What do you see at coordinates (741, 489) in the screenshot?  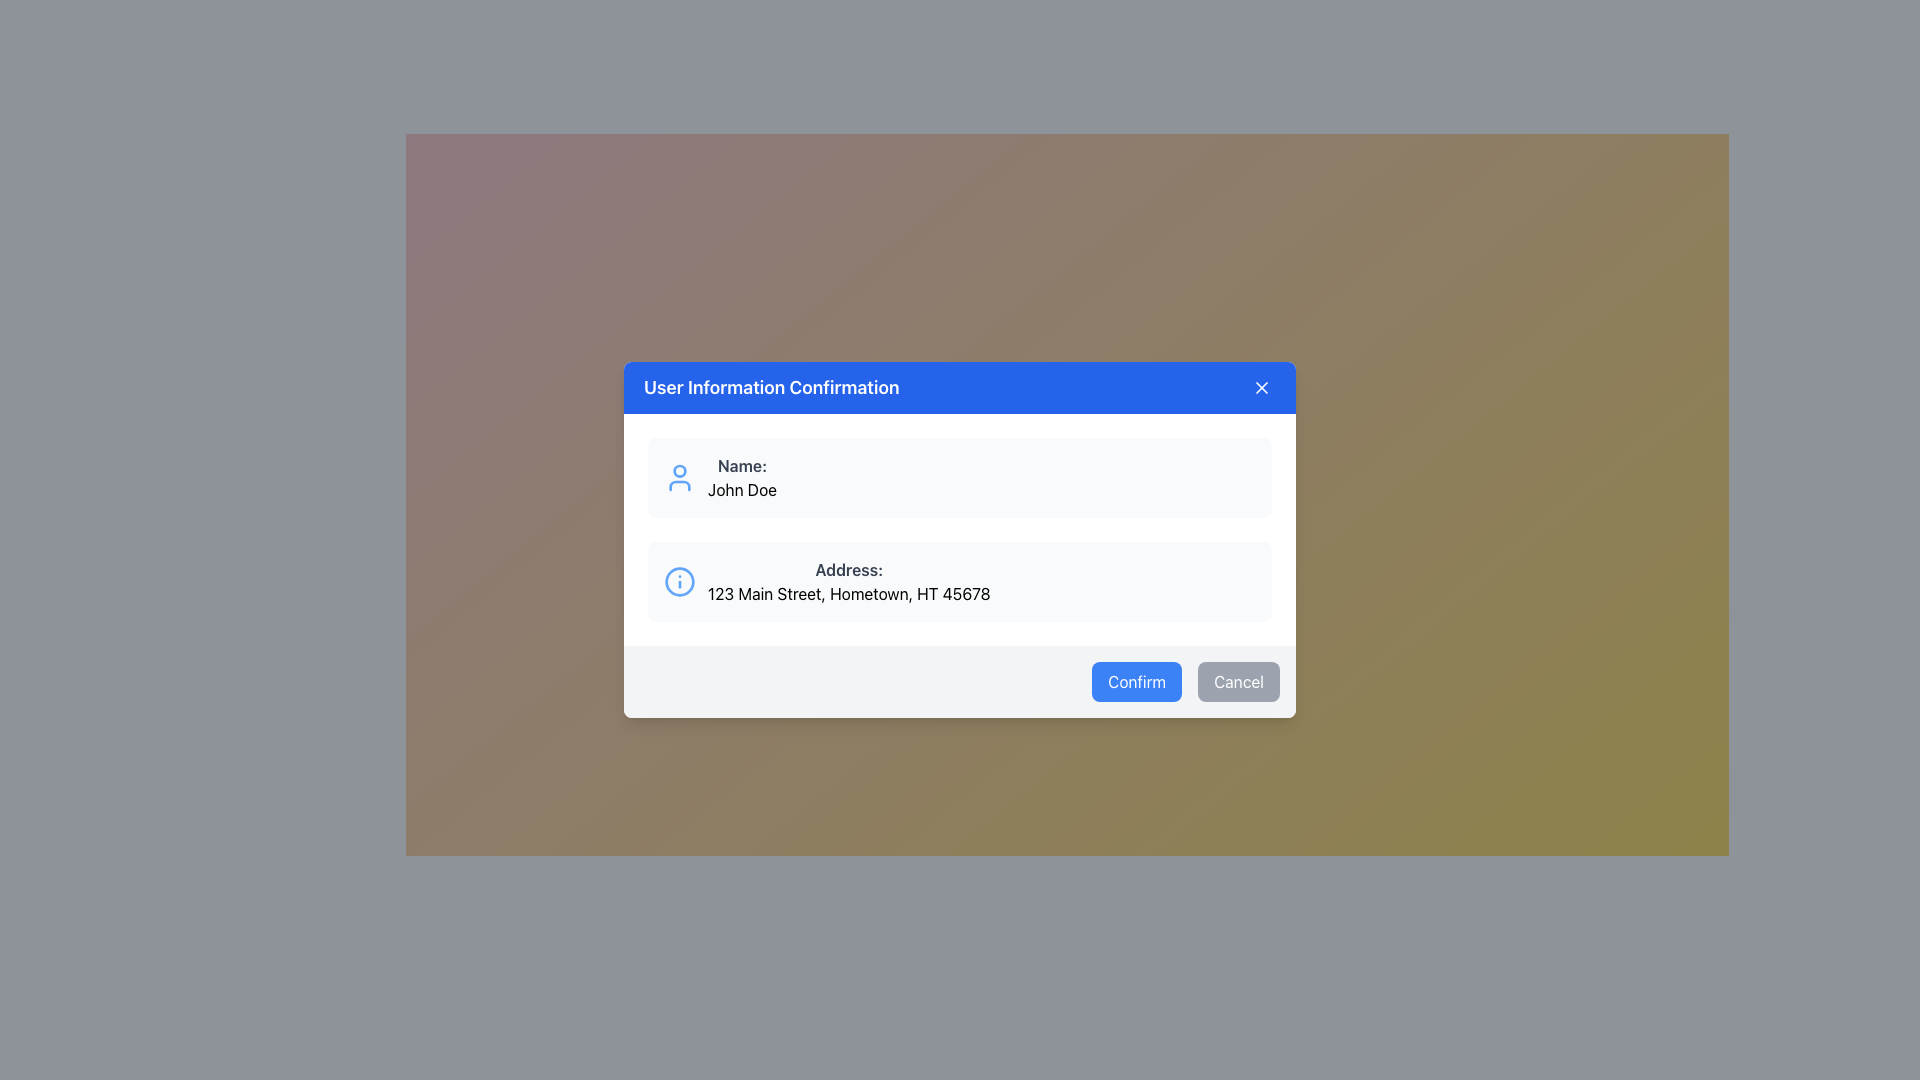 I see `displayed user's name in the text display located in the 'User Information Confirmation' dialog box, under the label 'Name:'` at bounding box center [741, 489].